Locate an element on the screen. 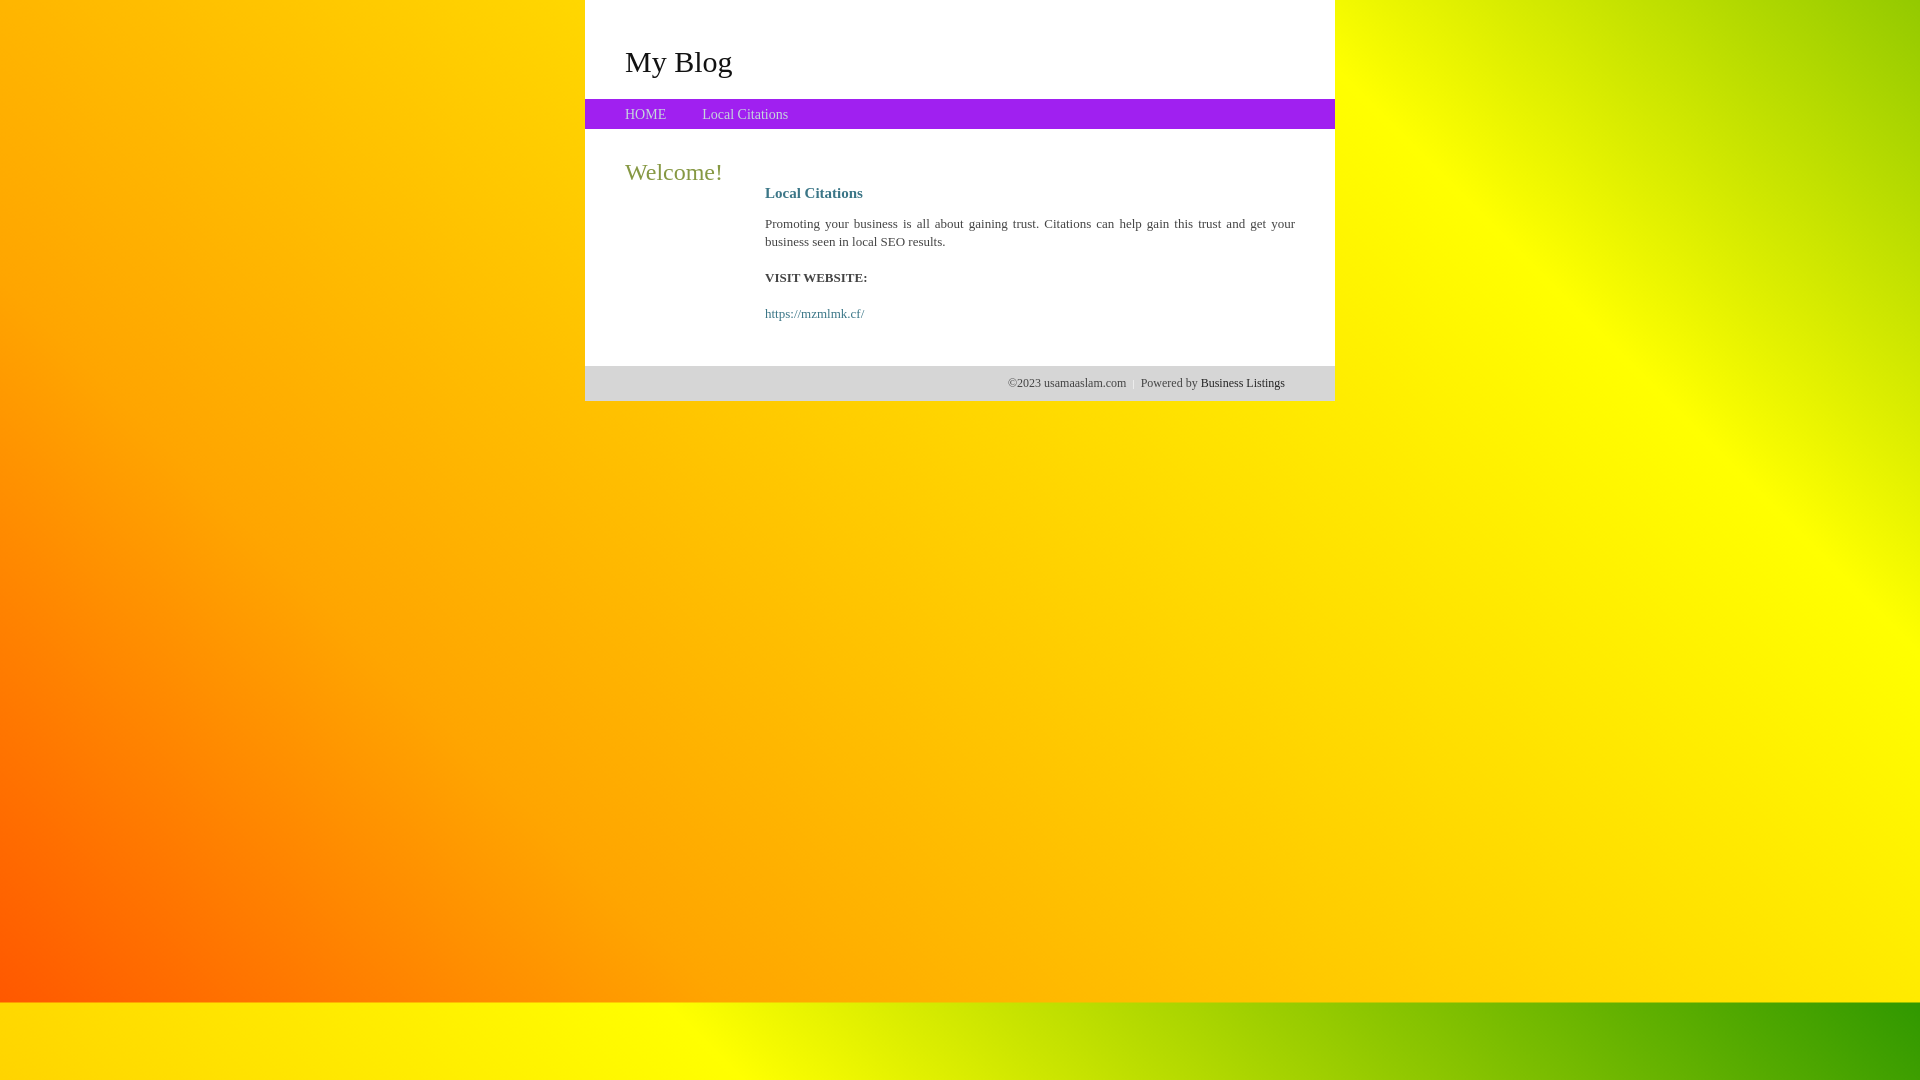 This screenshot has width=1920, height=1080. 'Business Listings' is located at coordinates (1242, 382).